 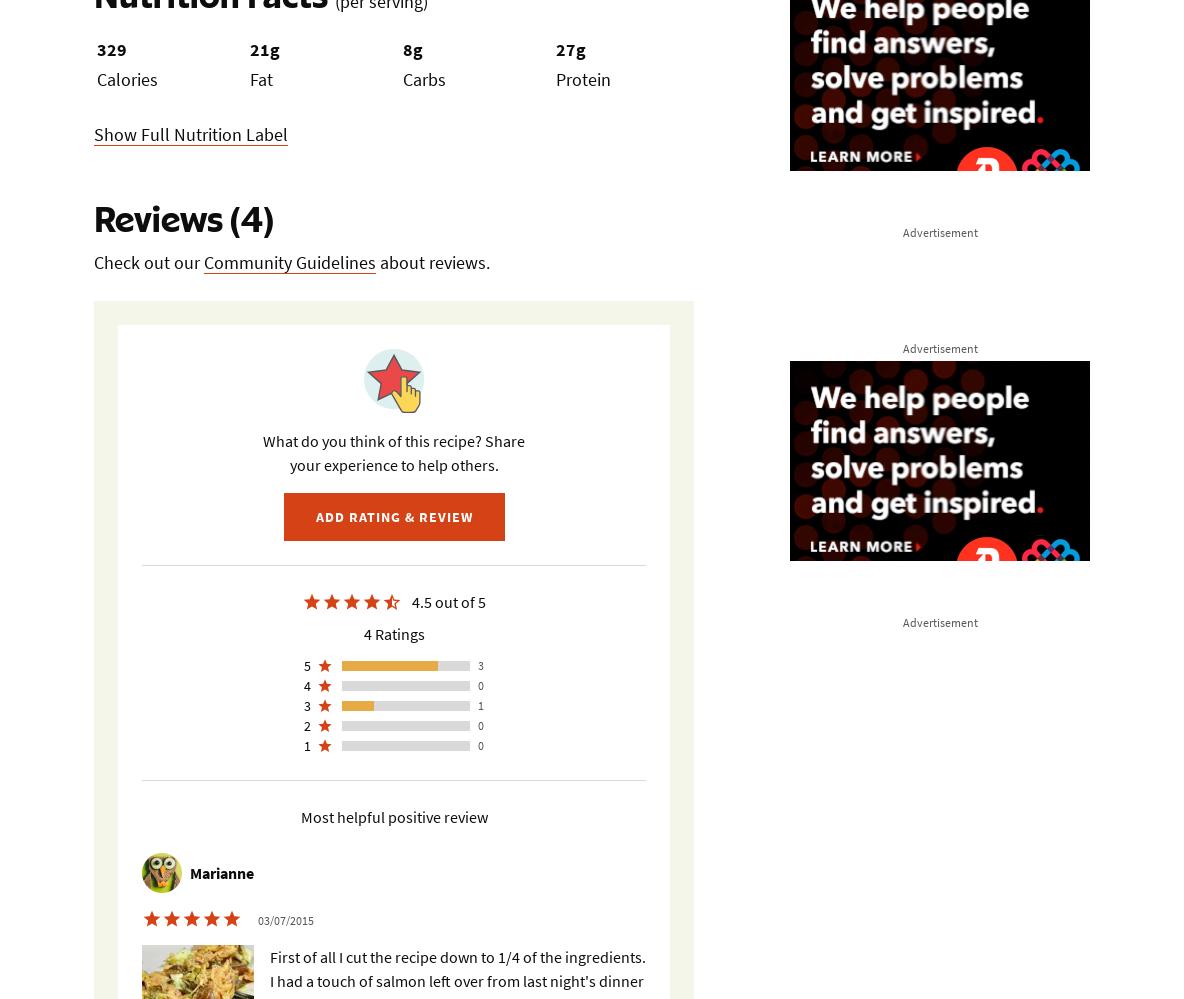 I want to click on '03/07/2015', so click(x=257, y=920).